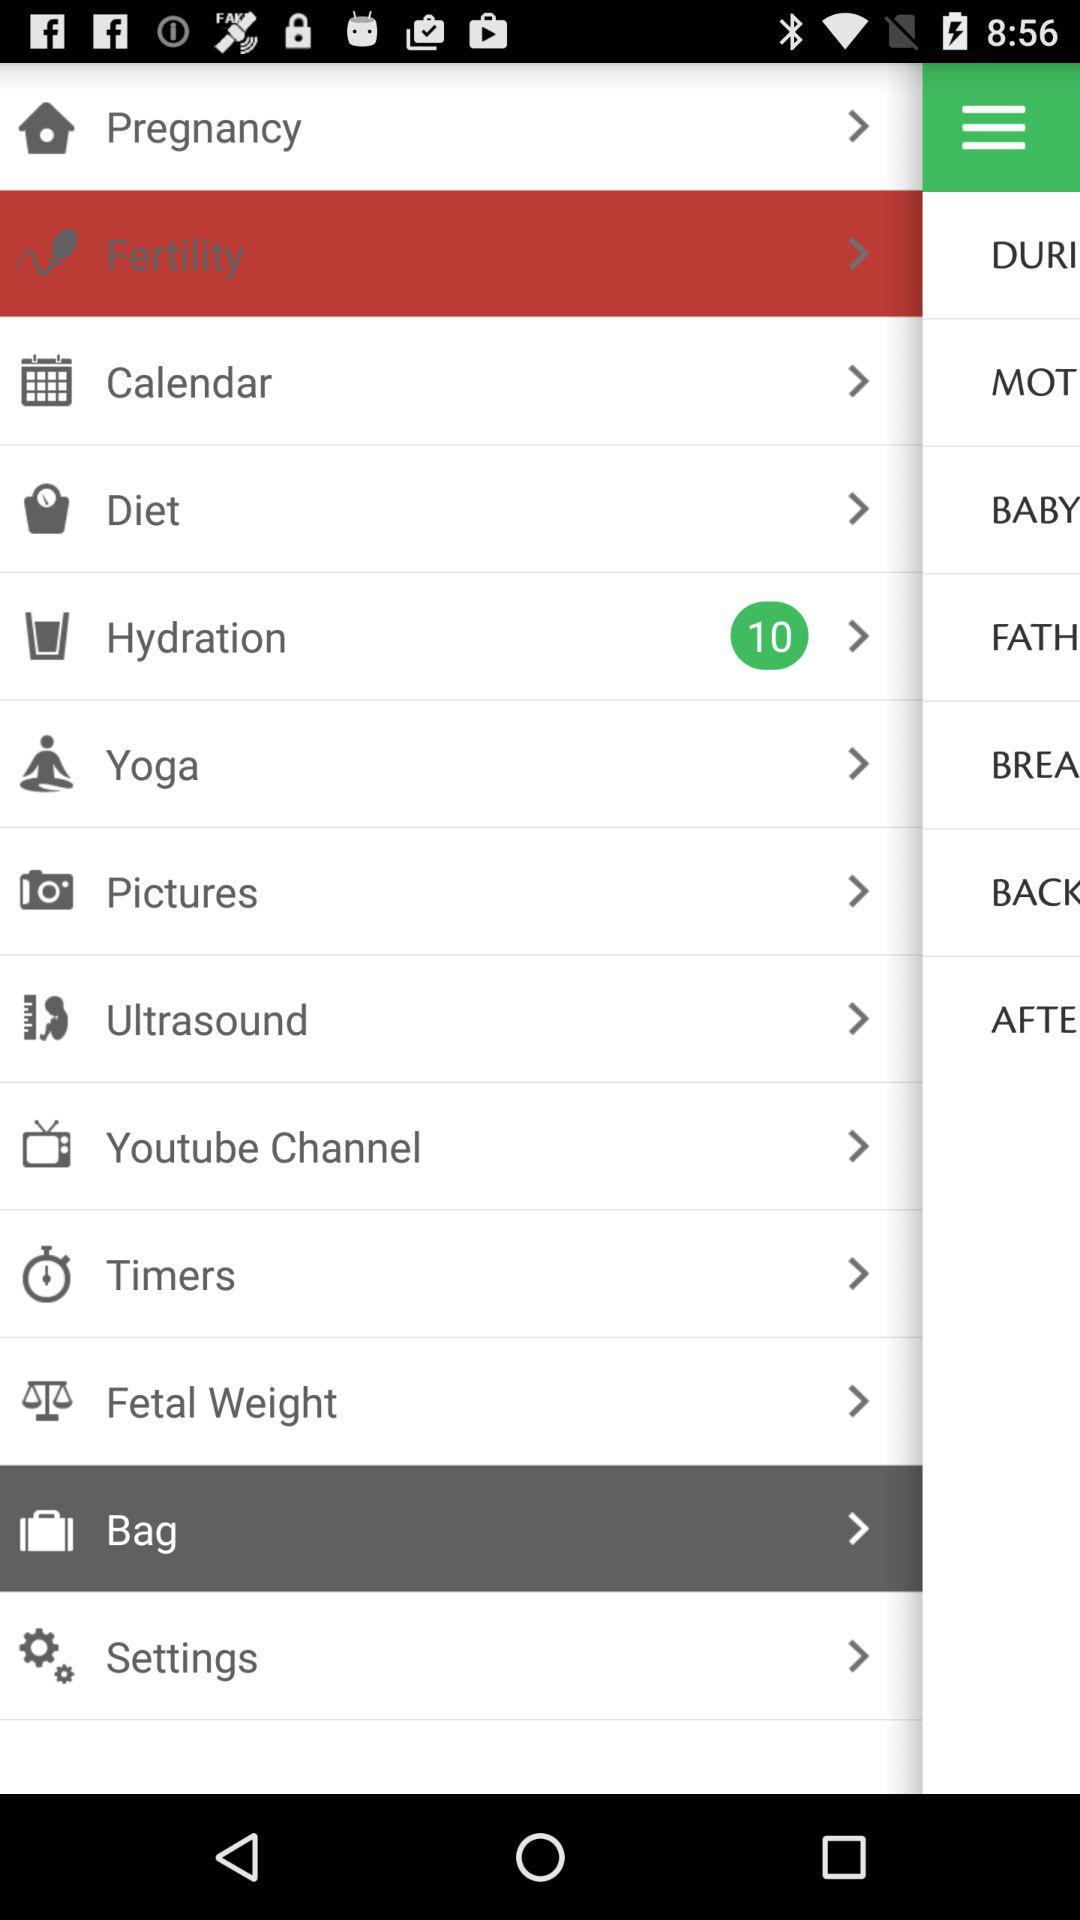 This screenshot has width=1080, height=1920. What do you see at coordinates (993, 135) in the screenshot?
I see `the menu icon` at bounding box center [993, 135].